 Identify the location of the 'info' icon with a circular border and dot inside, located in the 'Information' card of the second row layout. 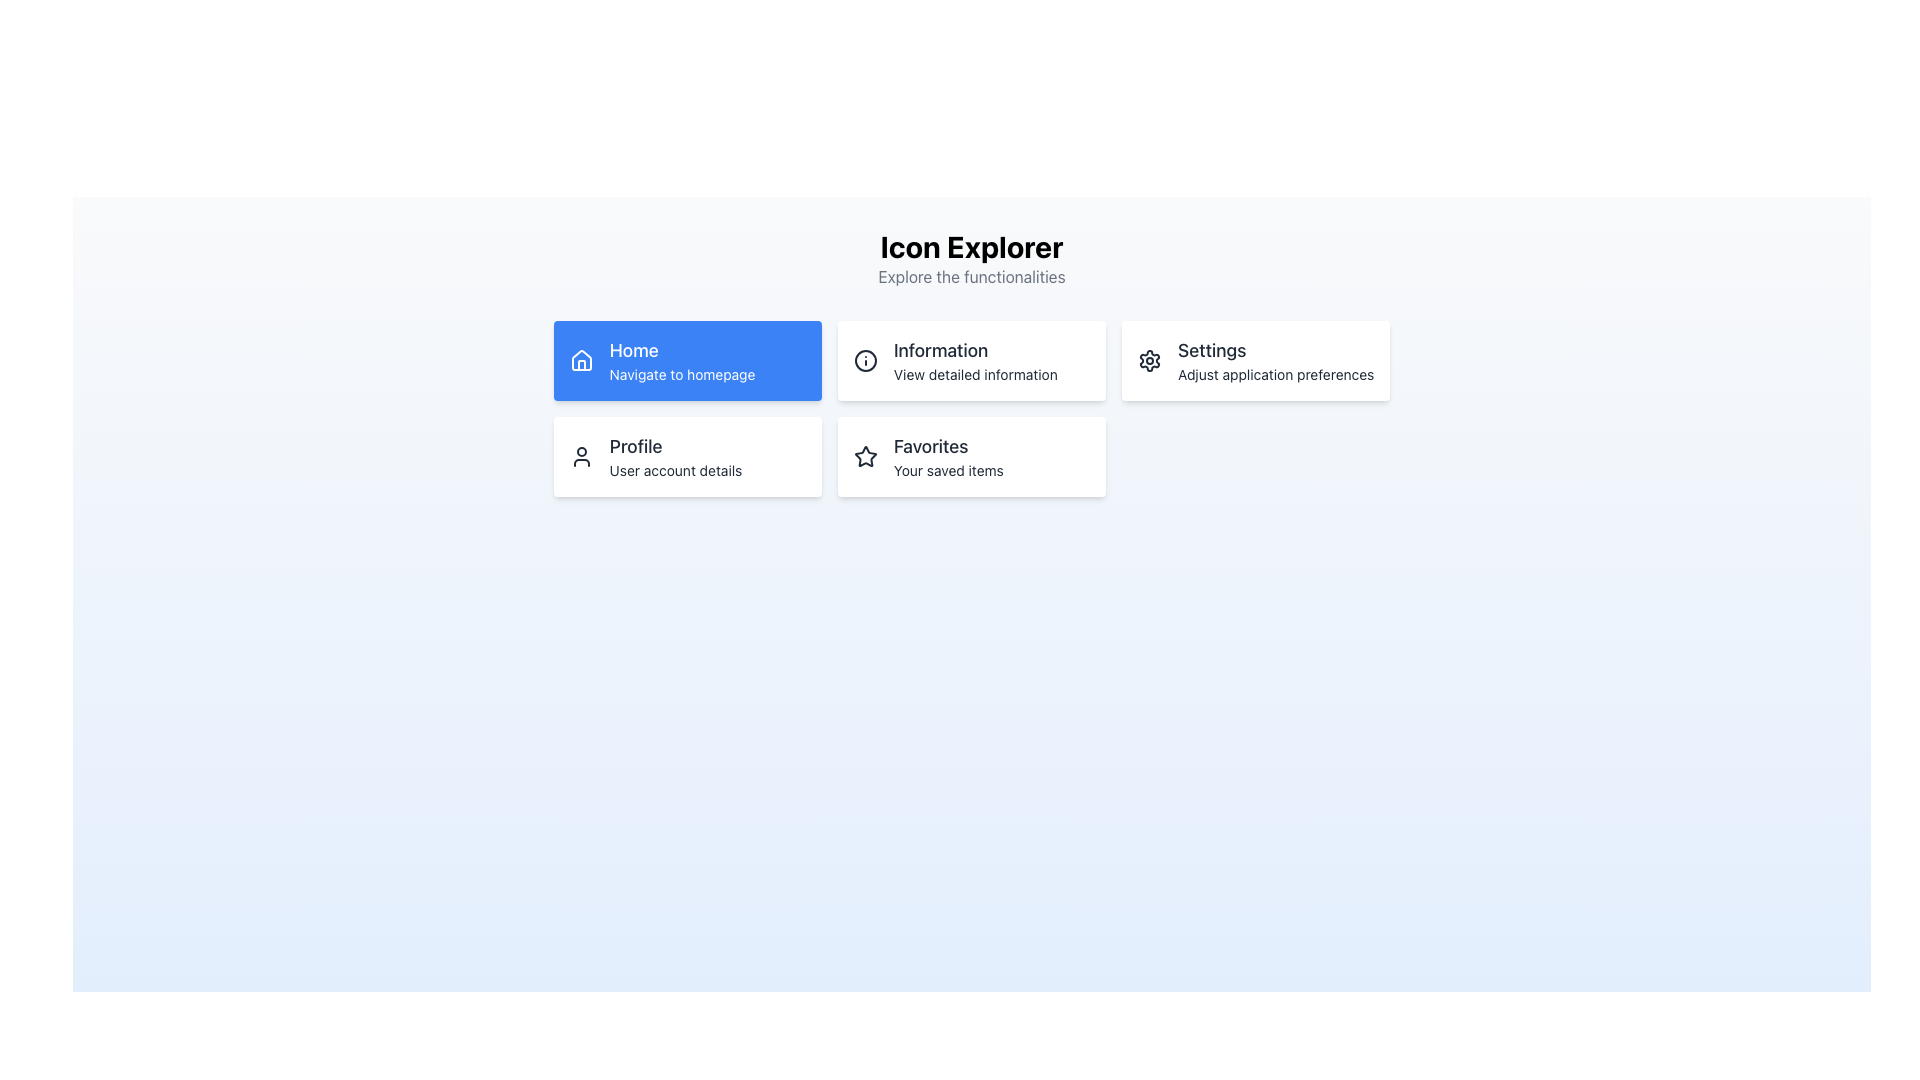
(865, 361).